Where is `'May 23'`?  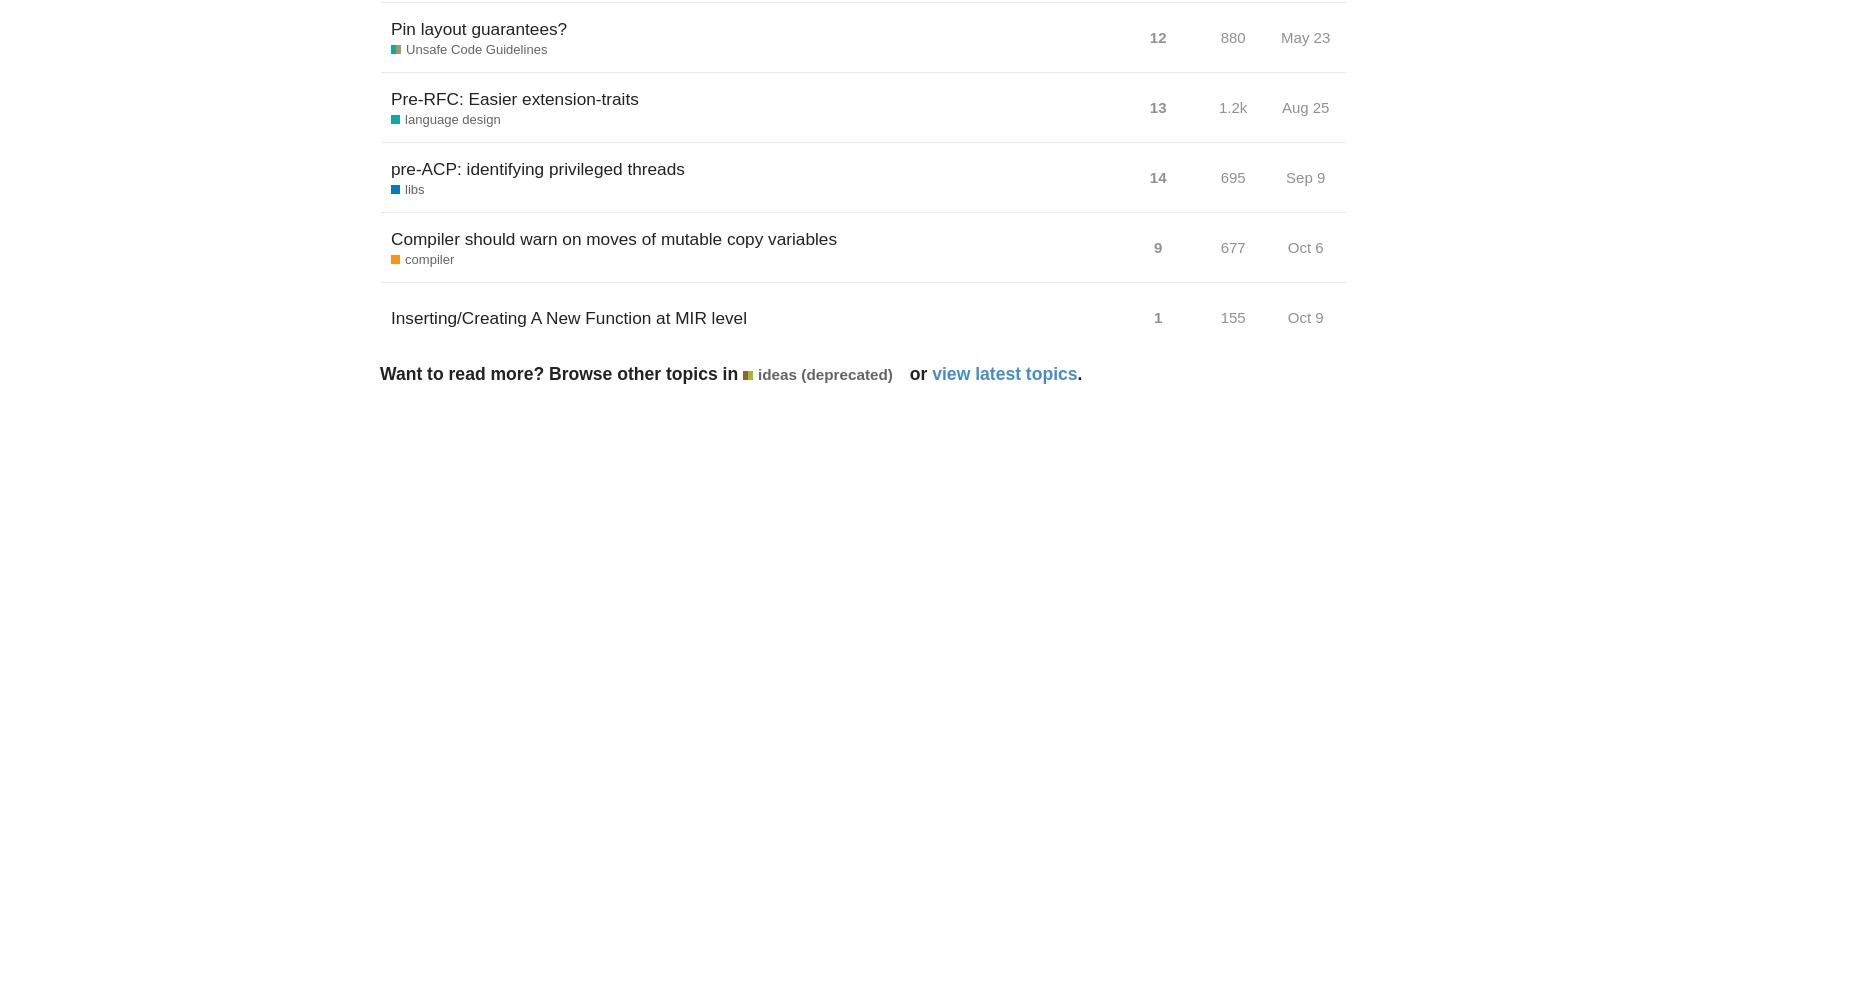 'May 23' is located at coordinates (1304, 37).